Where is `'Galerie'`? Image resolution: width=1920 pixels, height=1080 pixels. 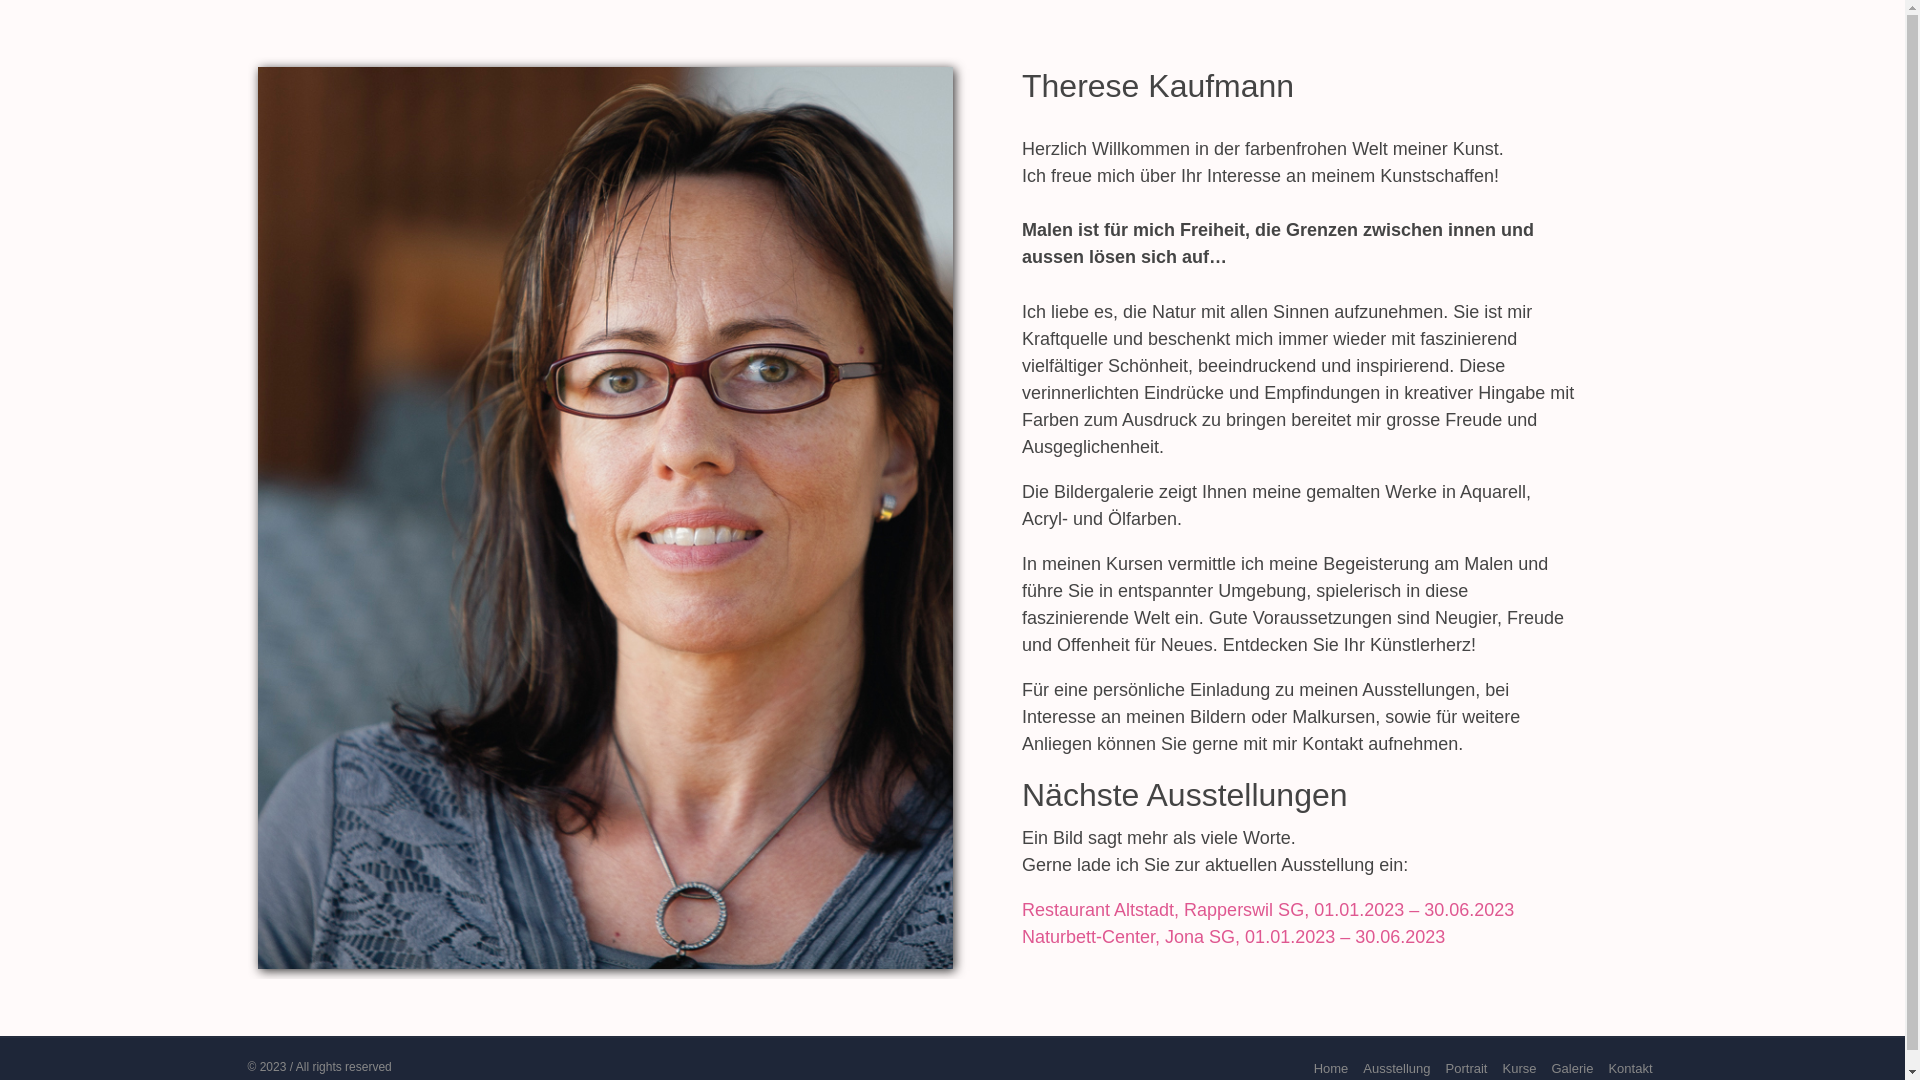 'Galerie' is located at coordinates (1549, 1067).